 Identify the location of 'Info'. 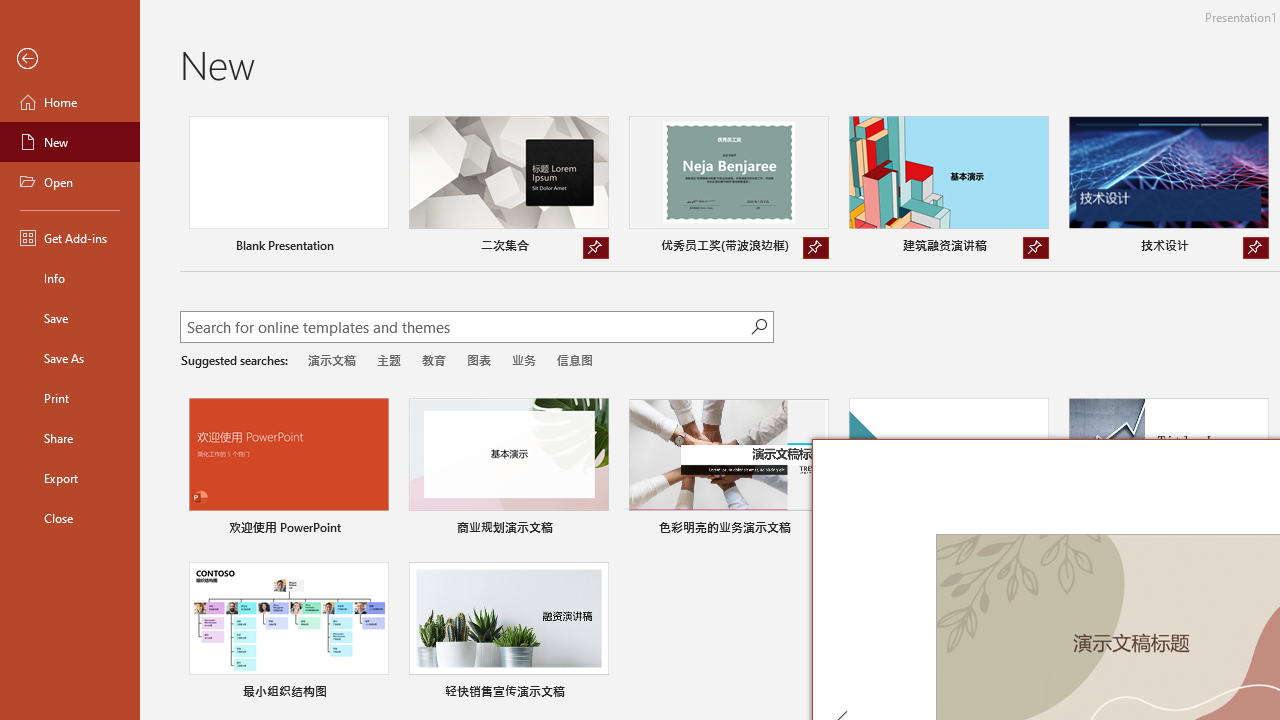
(69, 277).